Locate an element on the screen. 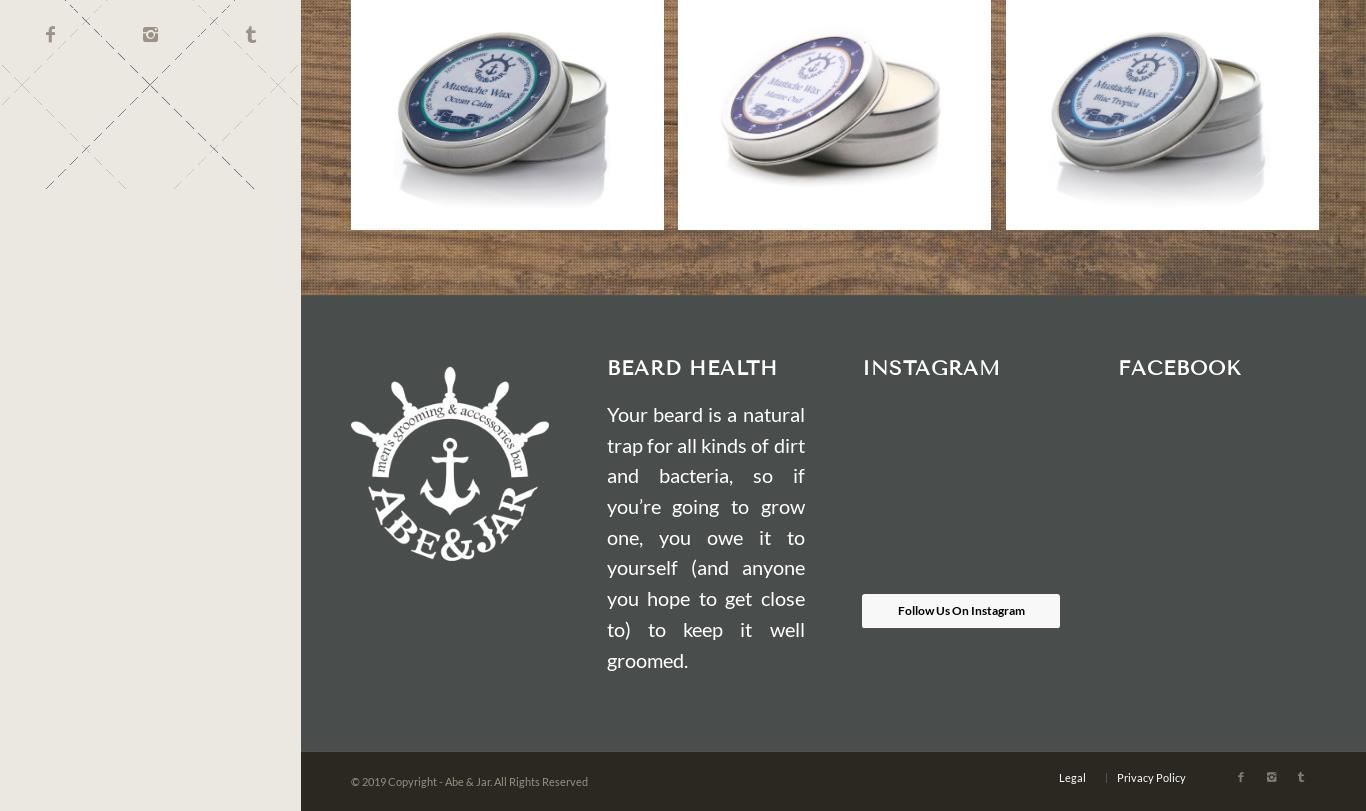 The image size is (1366, 811). 'Beard Health' is located at coordinates (691, 366).